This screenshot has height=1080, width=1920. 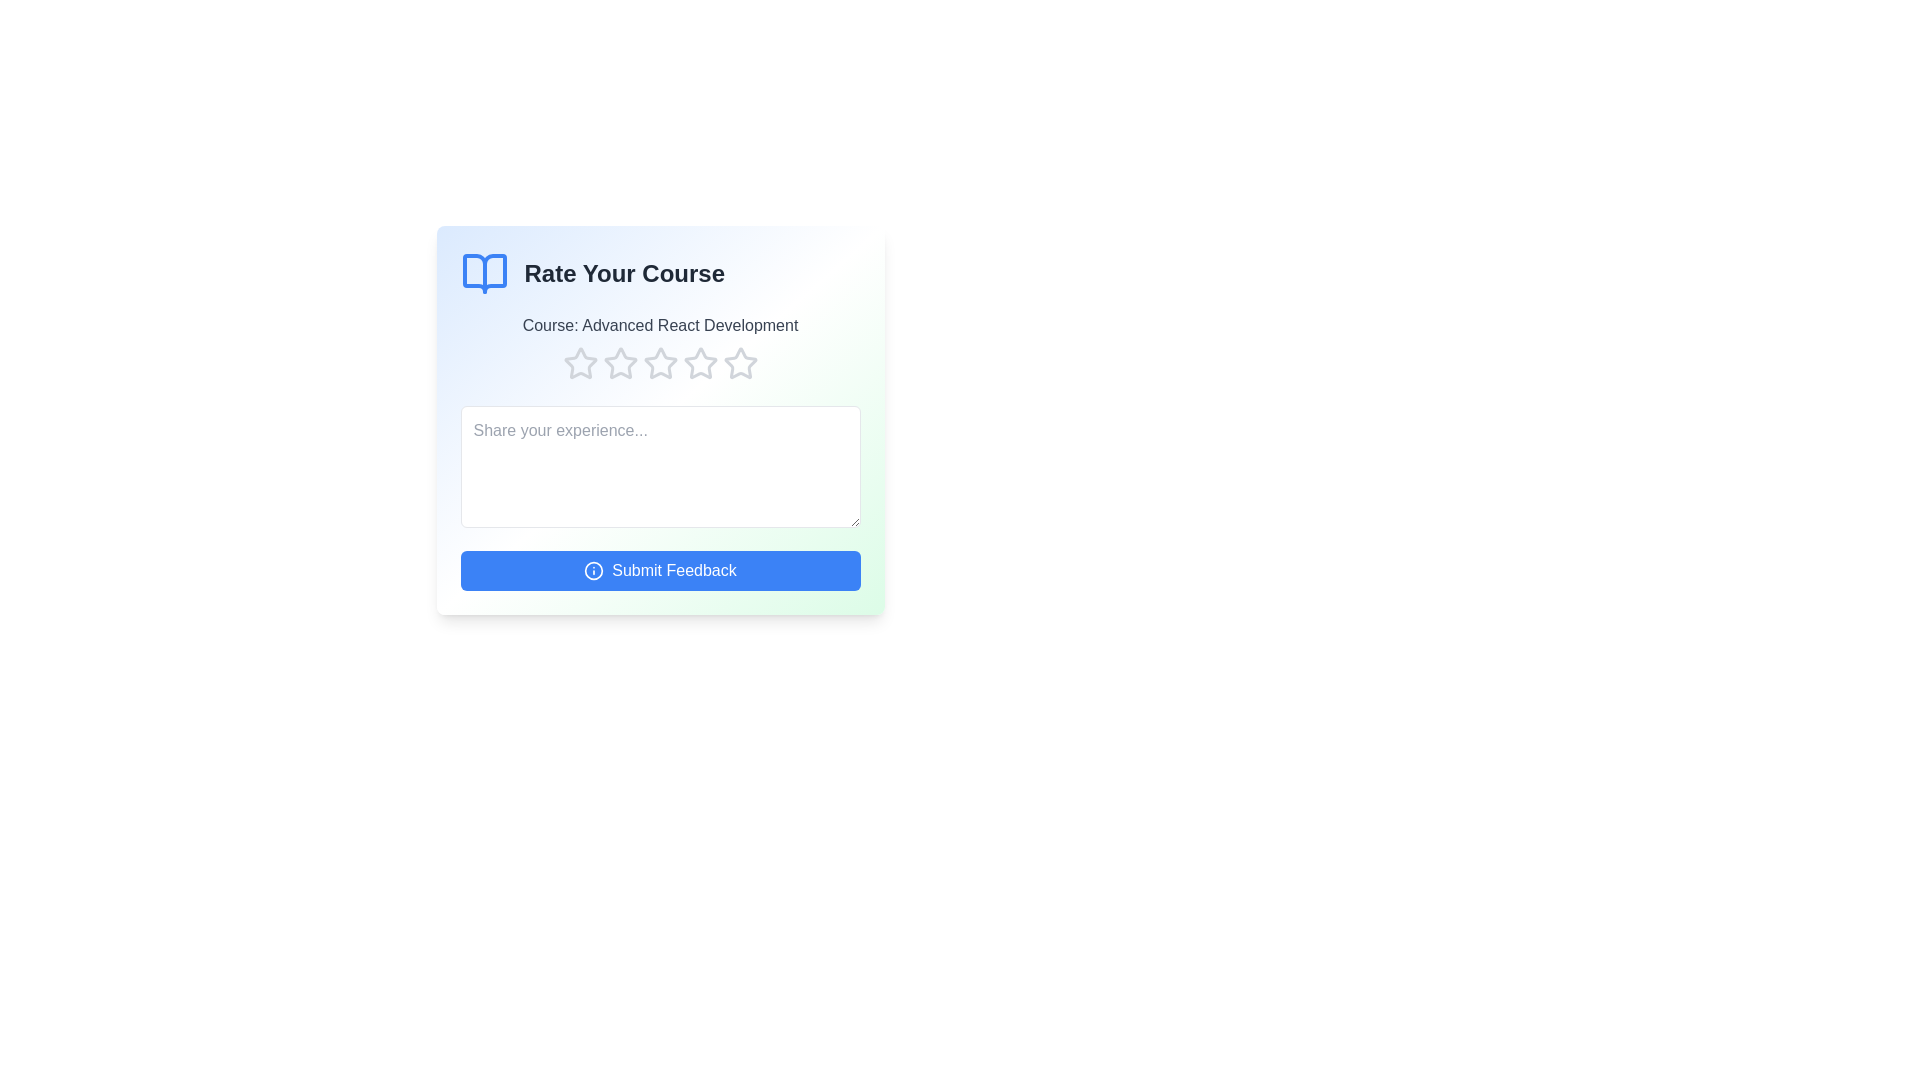 What do you see at coordinates (579, 363) in the screenshot?
I see `the course rating to 1 stars by clicking on the corresponding star` at bounding box center [579, 363].